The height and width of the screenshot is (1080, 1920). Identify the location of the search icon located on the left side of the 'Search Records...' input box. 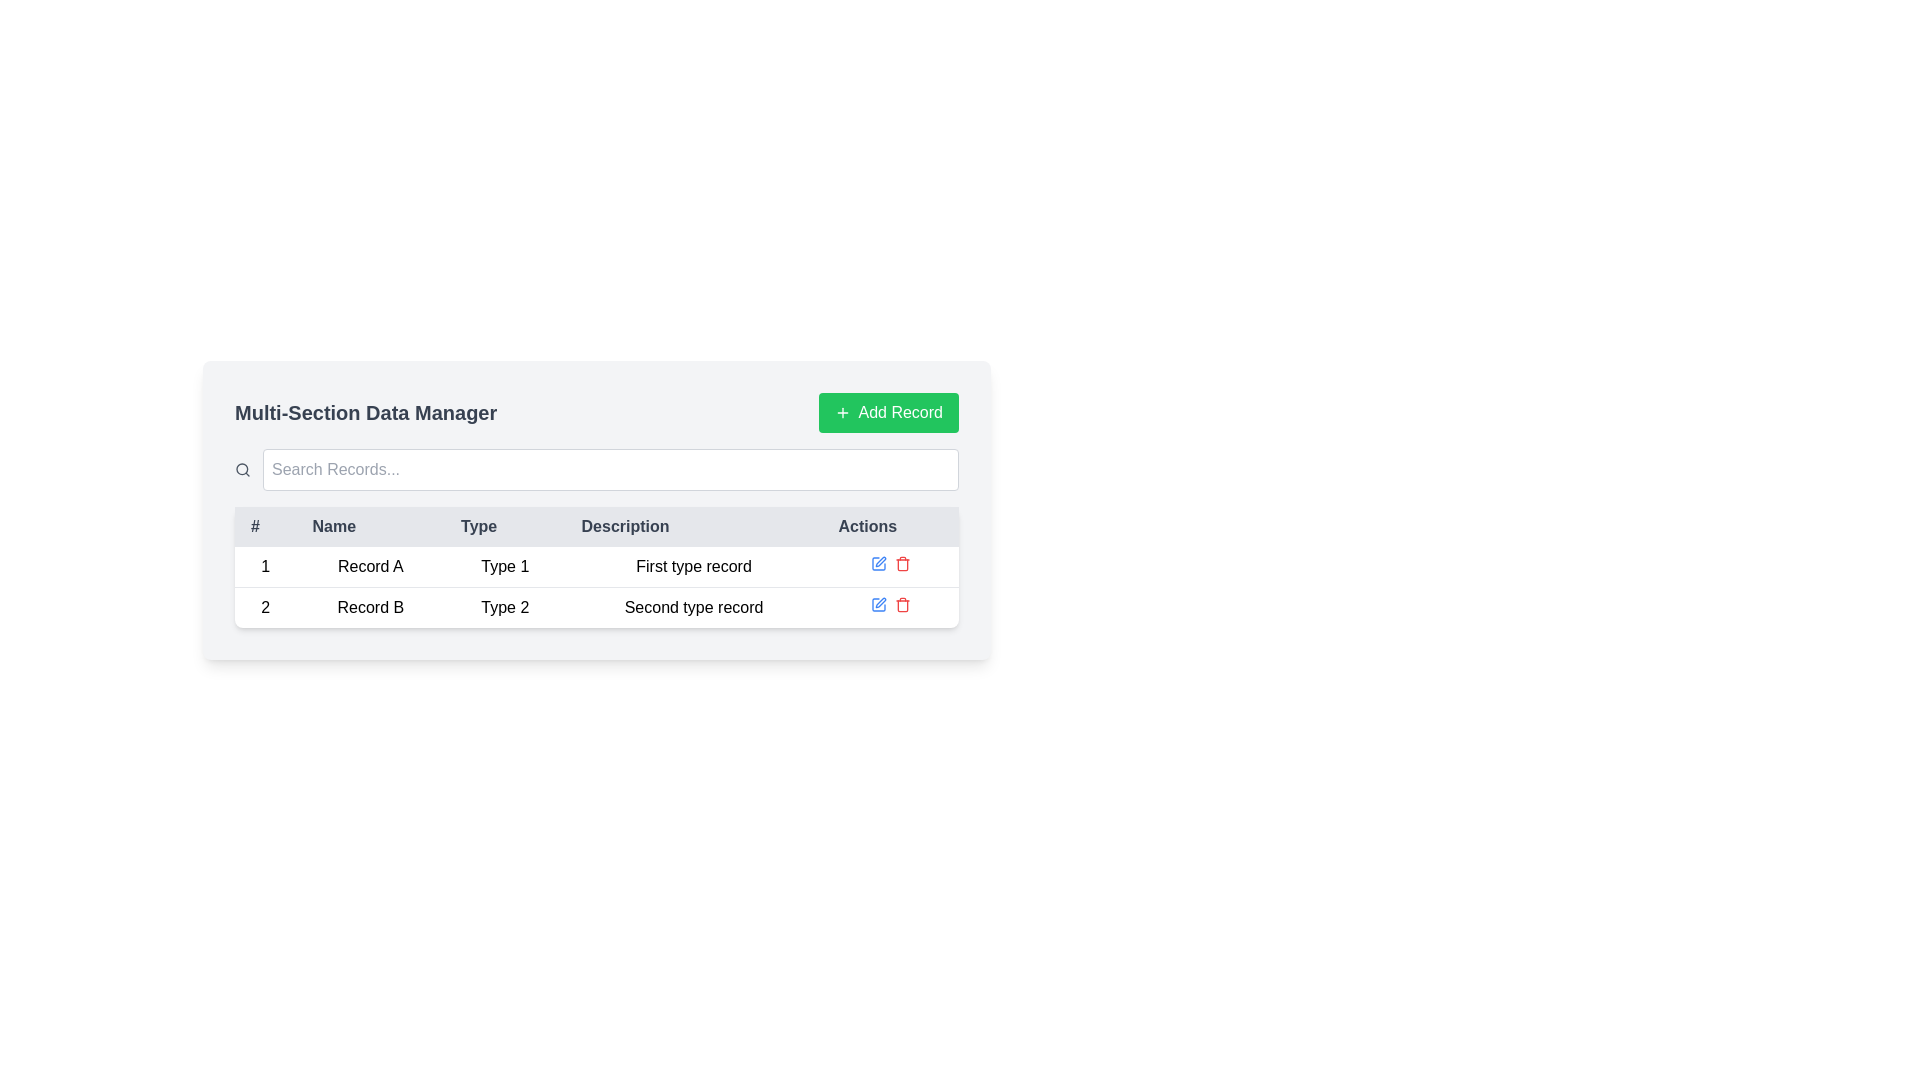
(242, 470).